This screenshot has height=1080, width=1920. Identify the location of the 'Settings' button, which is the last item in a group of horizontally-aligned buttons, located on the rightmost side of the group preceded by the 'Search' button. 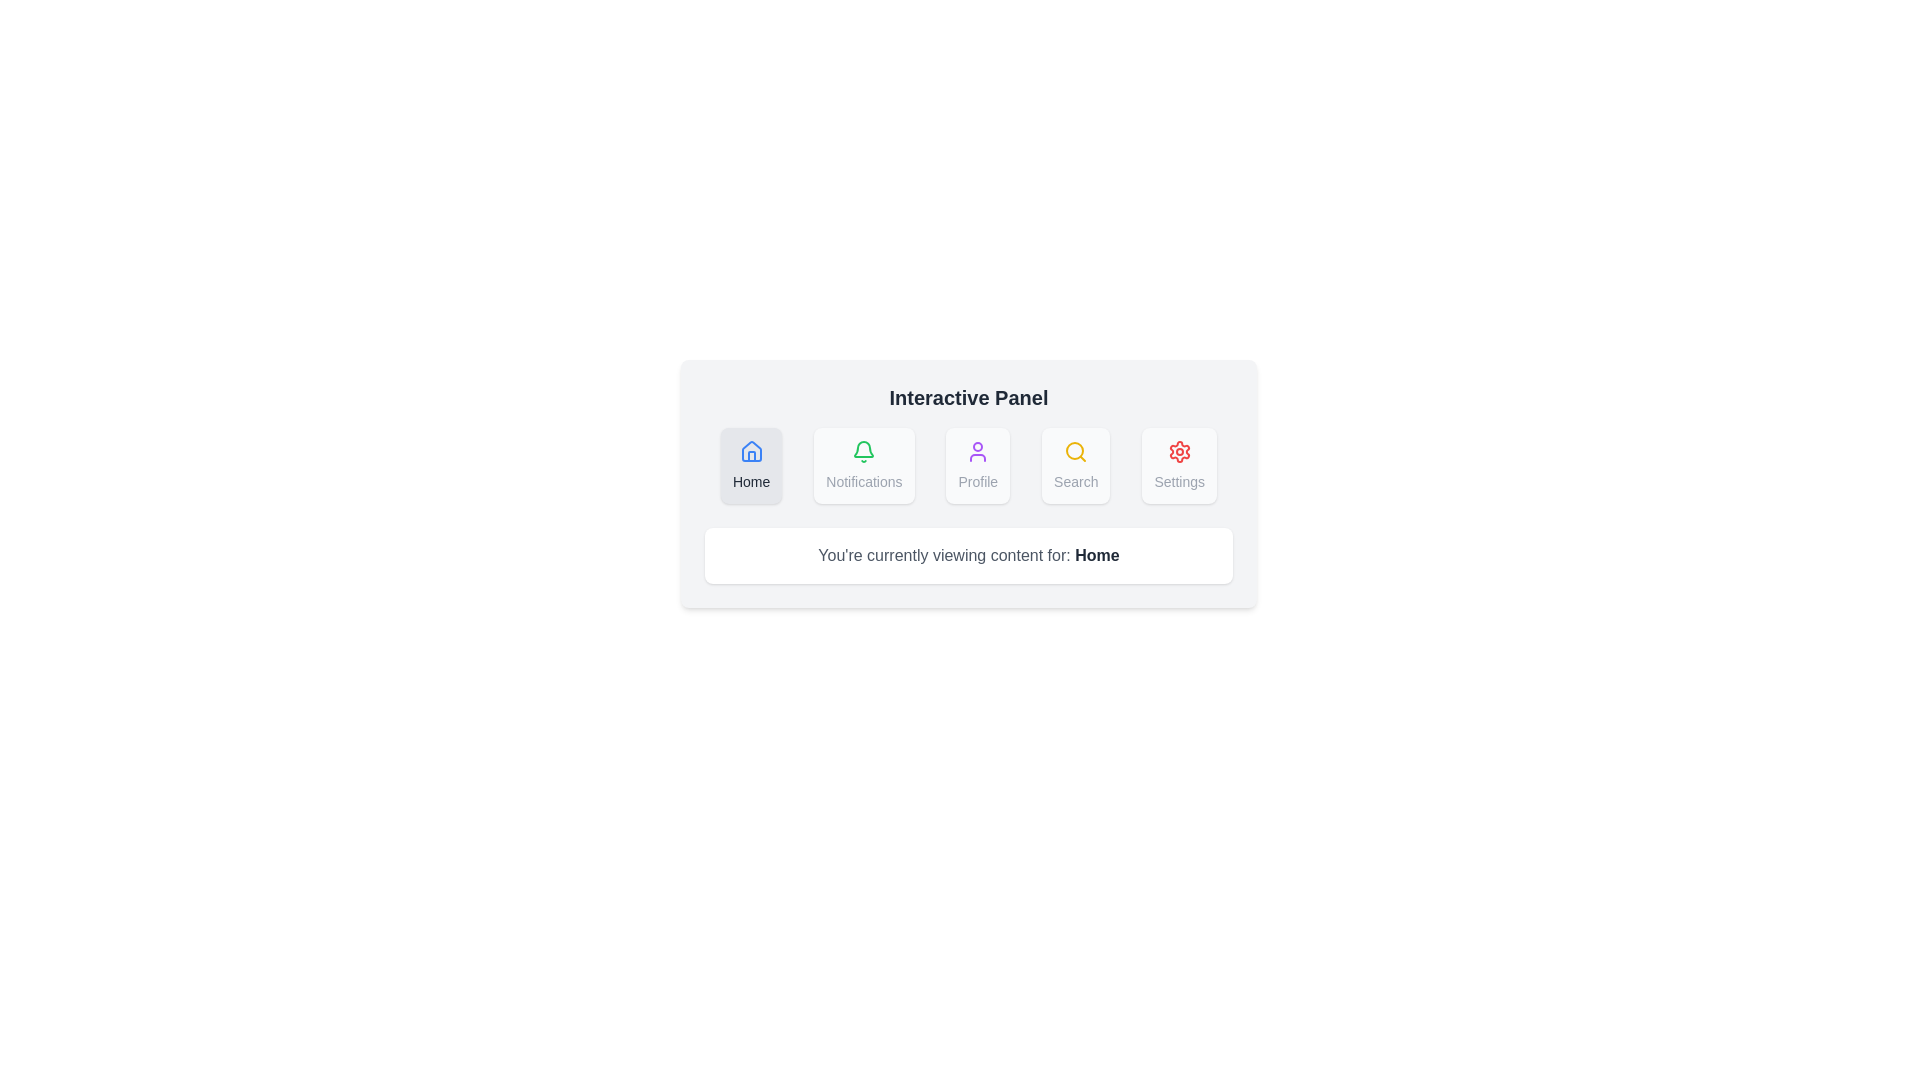
(1179, 466).